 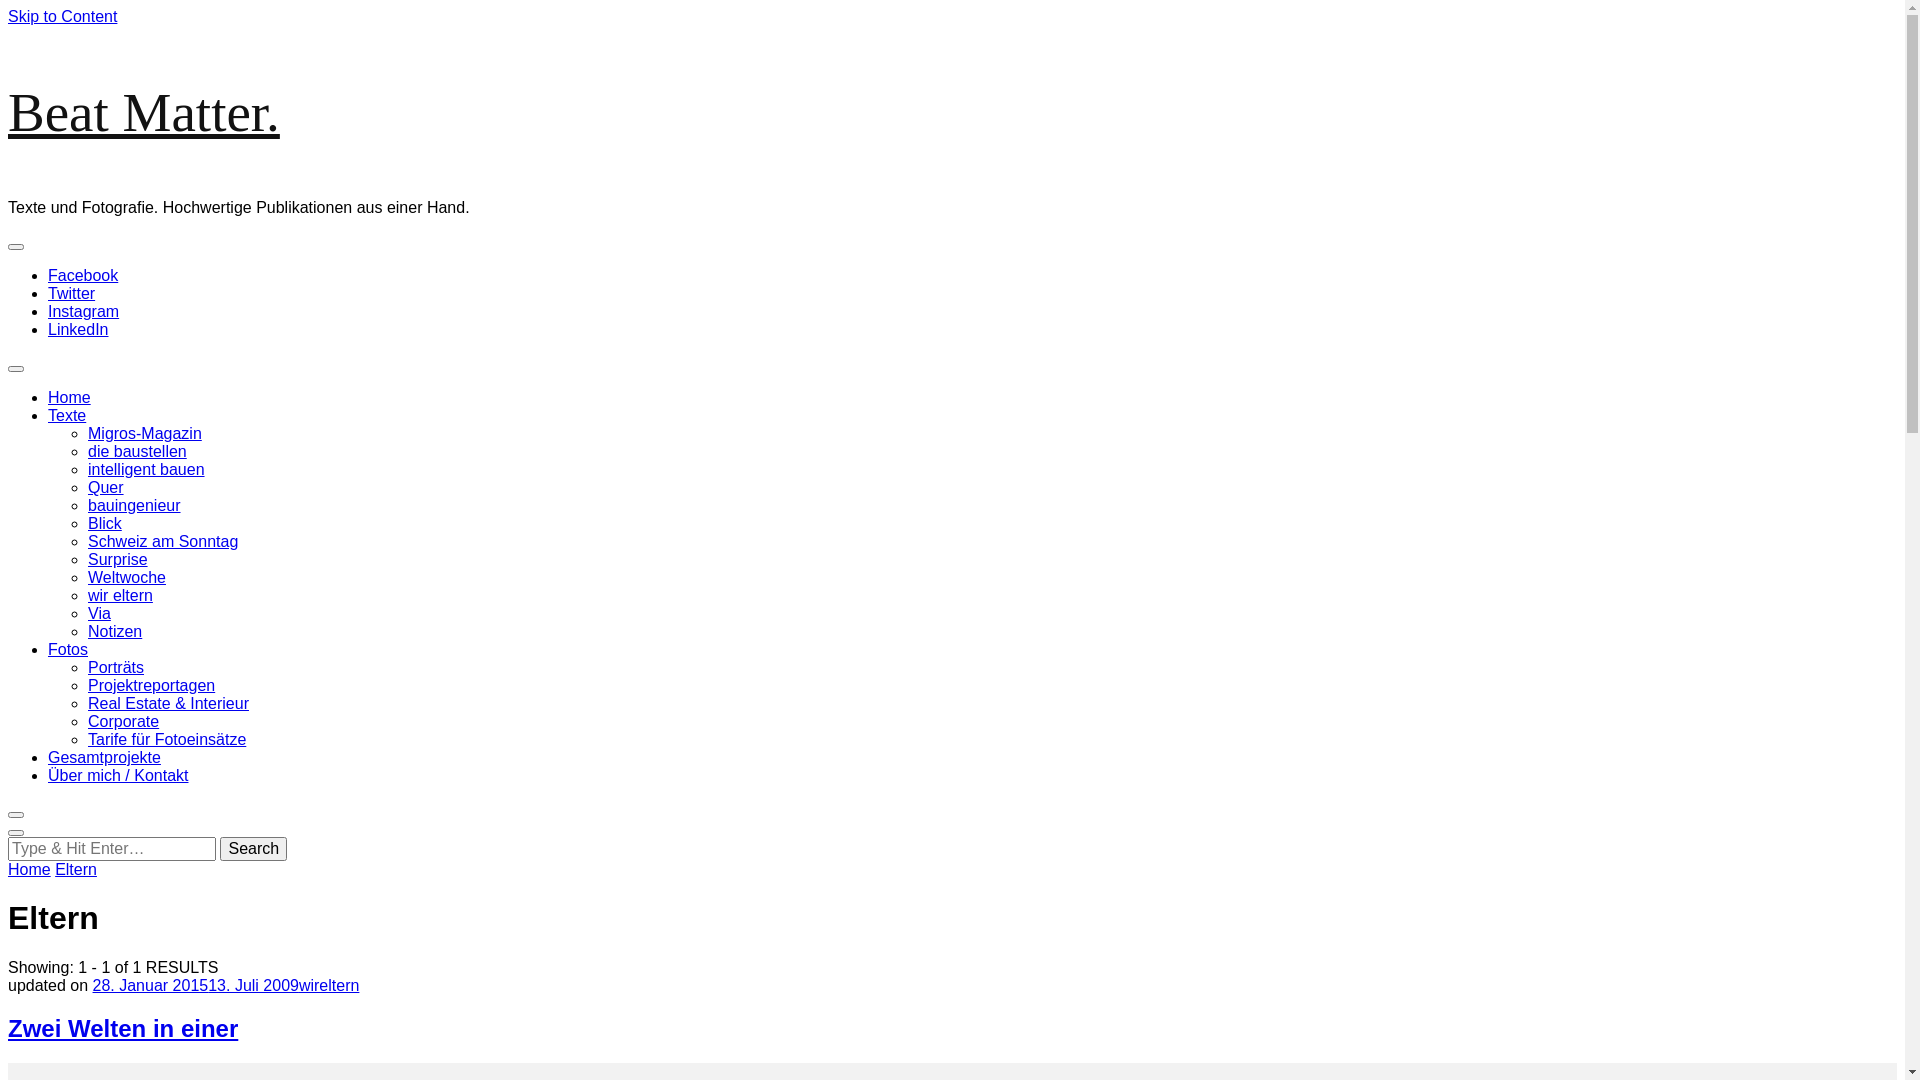 What do you see at coordinates (48, 328) in the screenshot?
I see `'LinkedIn'` at bounding box center [48, 328].